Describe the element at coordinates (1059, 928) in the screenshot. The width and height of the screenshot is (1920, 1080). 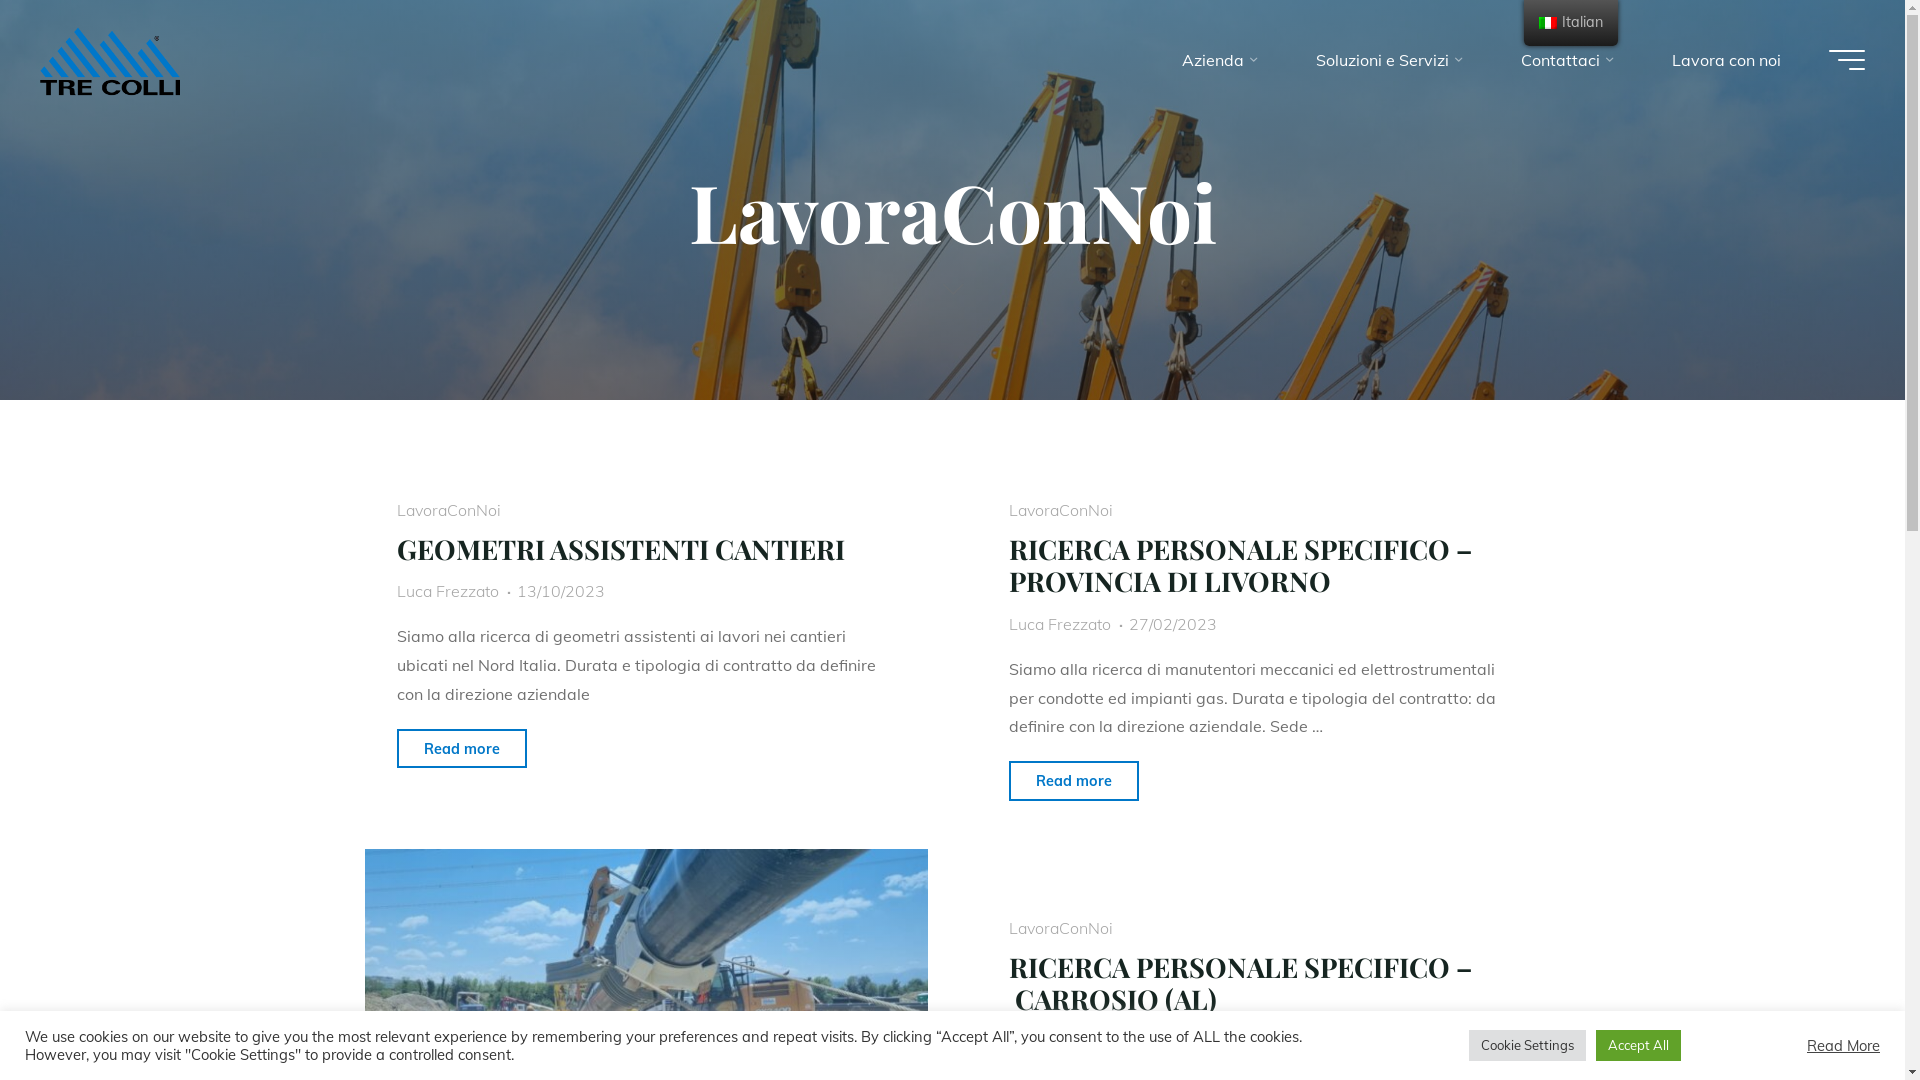
I see `'LavoraConNoi'` at that location.